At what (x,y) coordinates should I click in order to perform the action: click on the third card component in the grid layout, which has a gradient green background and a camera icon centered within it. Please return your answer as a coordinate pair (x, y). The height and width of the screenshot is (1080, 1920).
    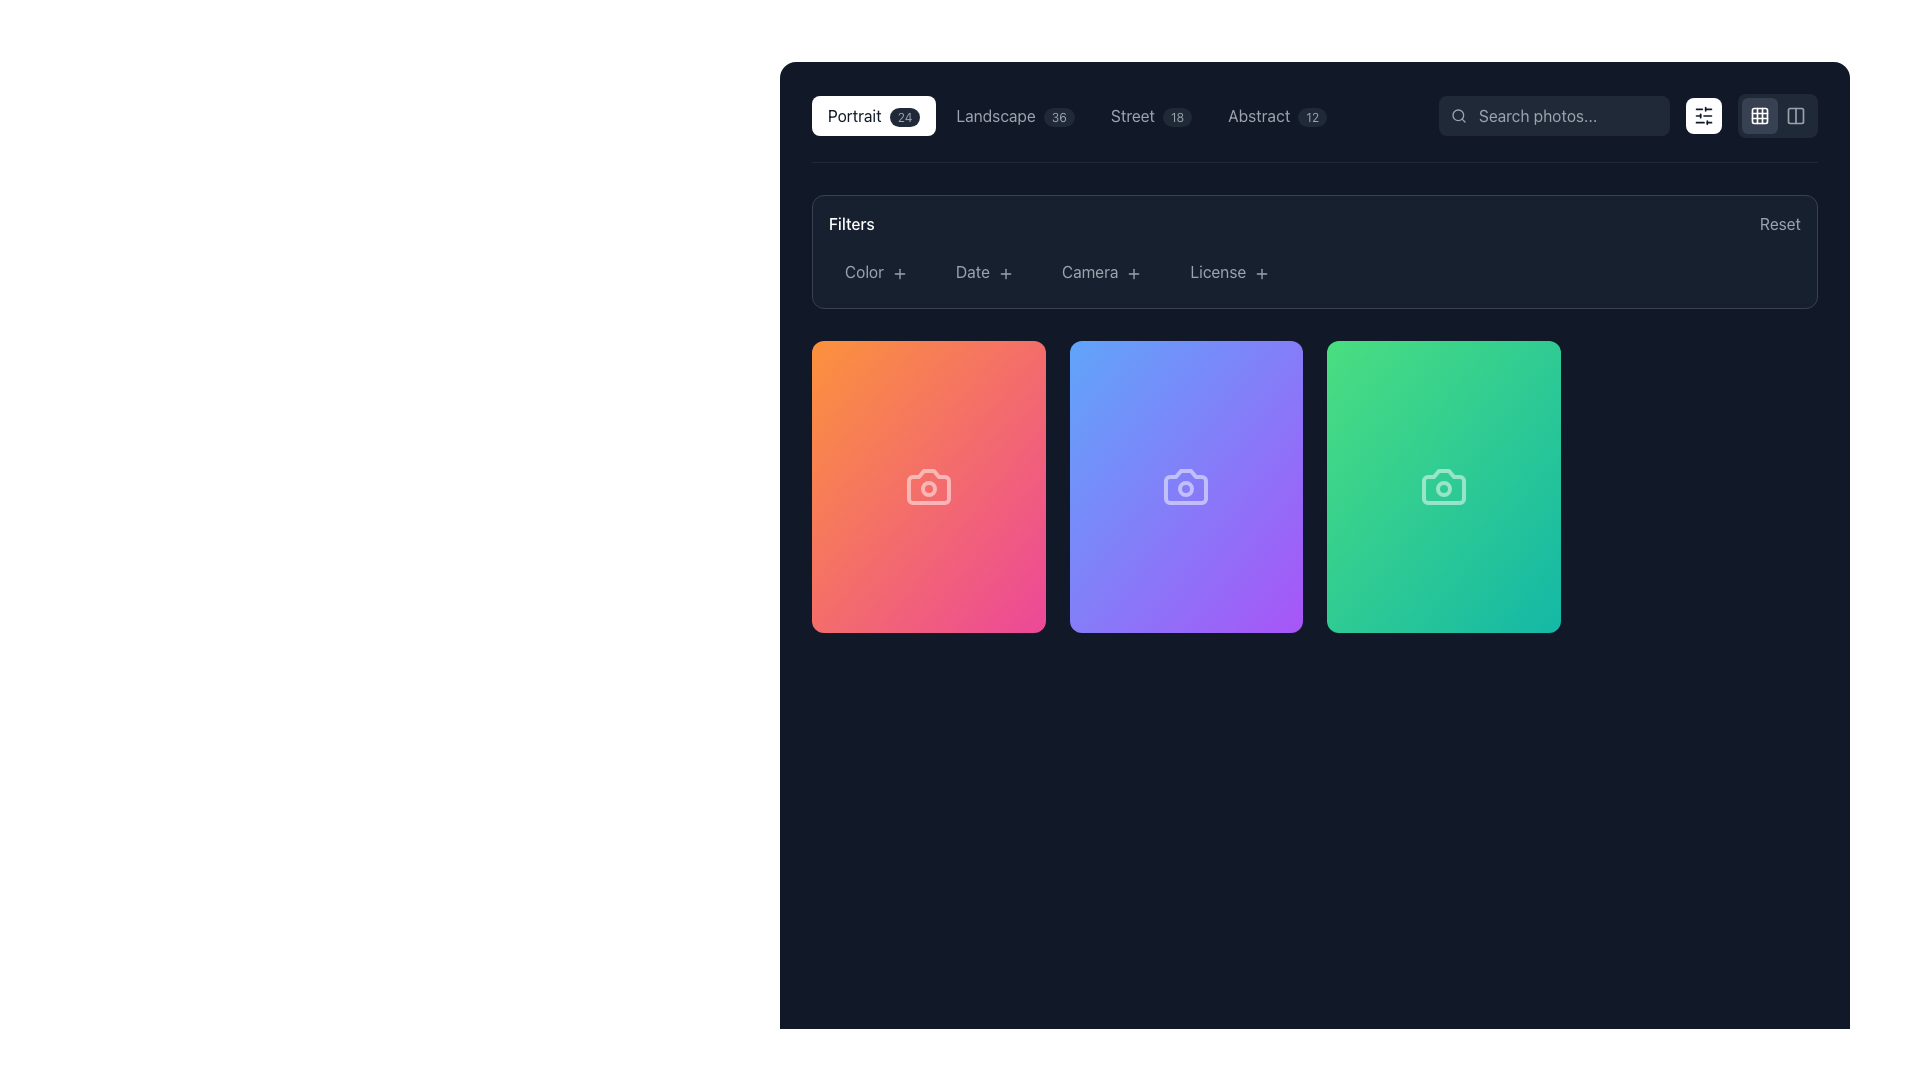
    Looking at the image, I should click on (1443, 486).